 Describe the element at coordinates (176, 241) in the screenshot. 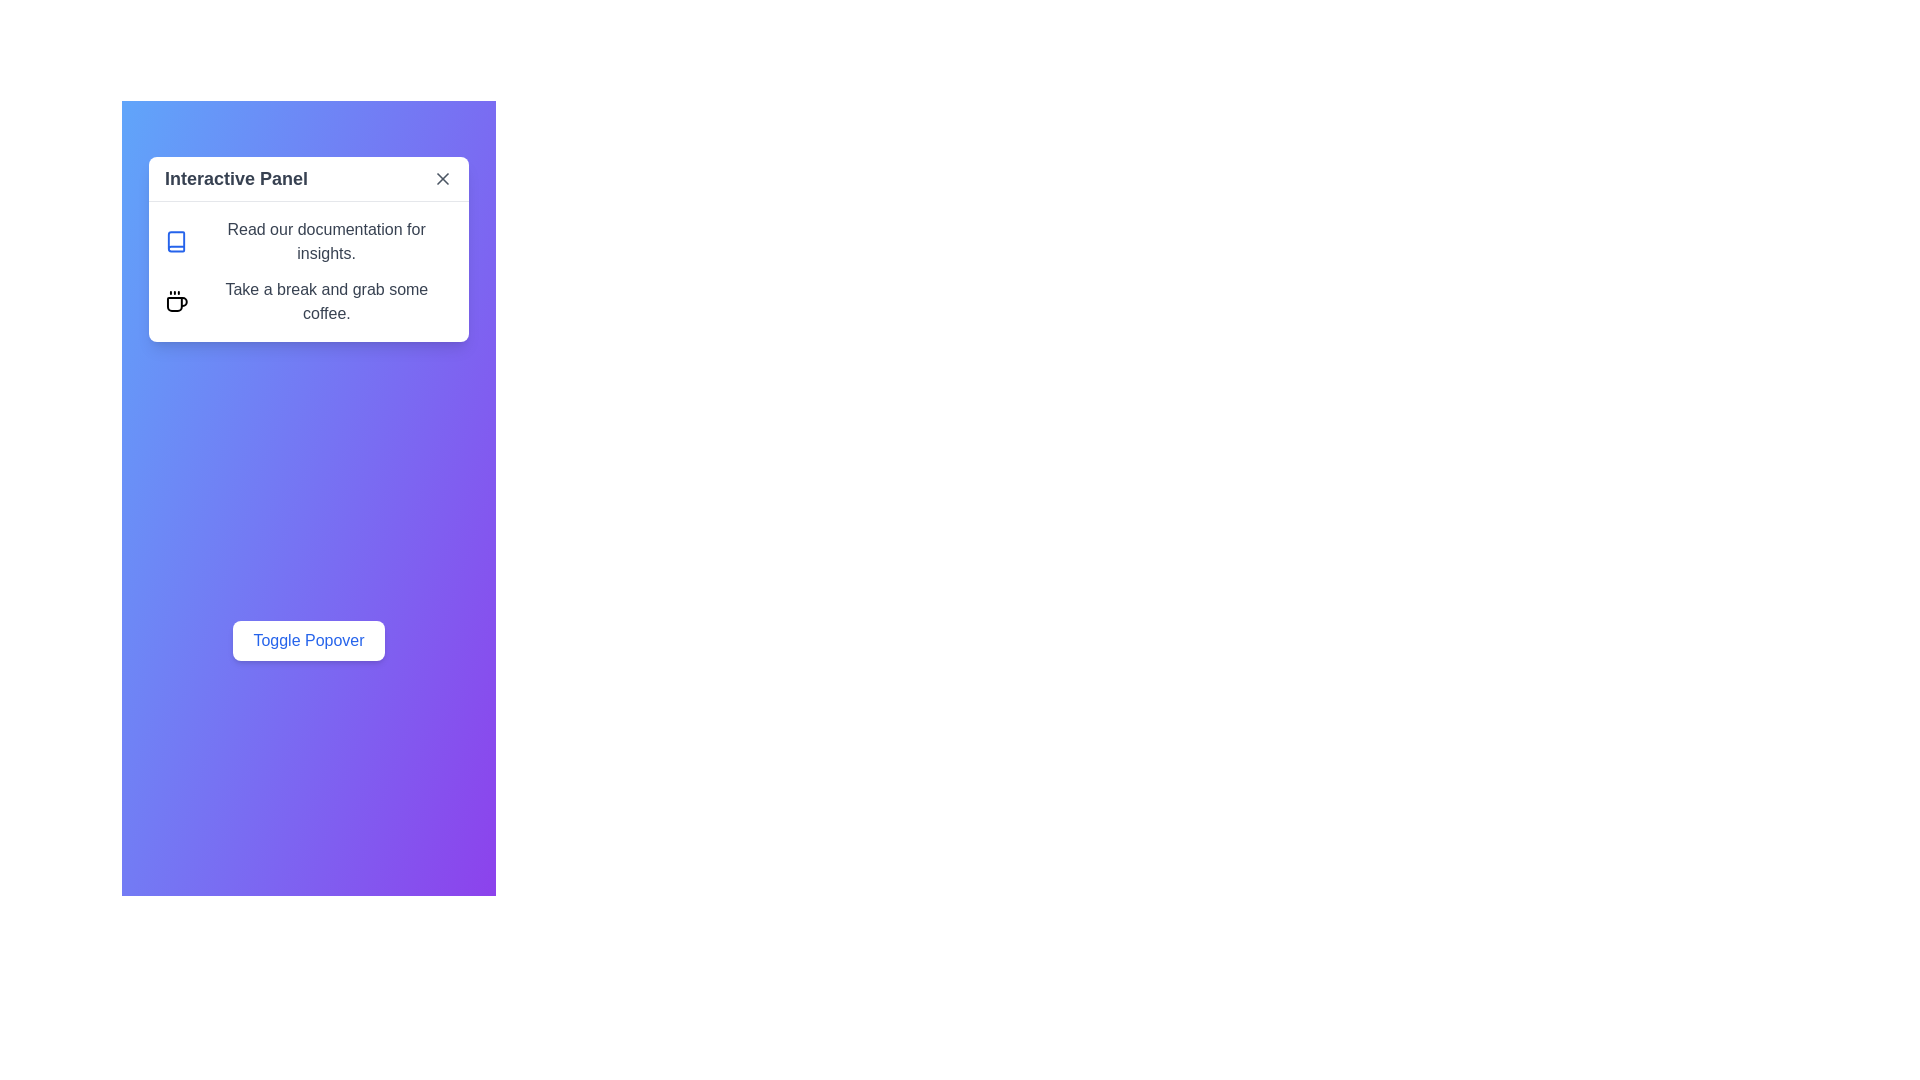

I see `the small blue book icon located to the left of the text 'Read our documentation for insights'` at that location.